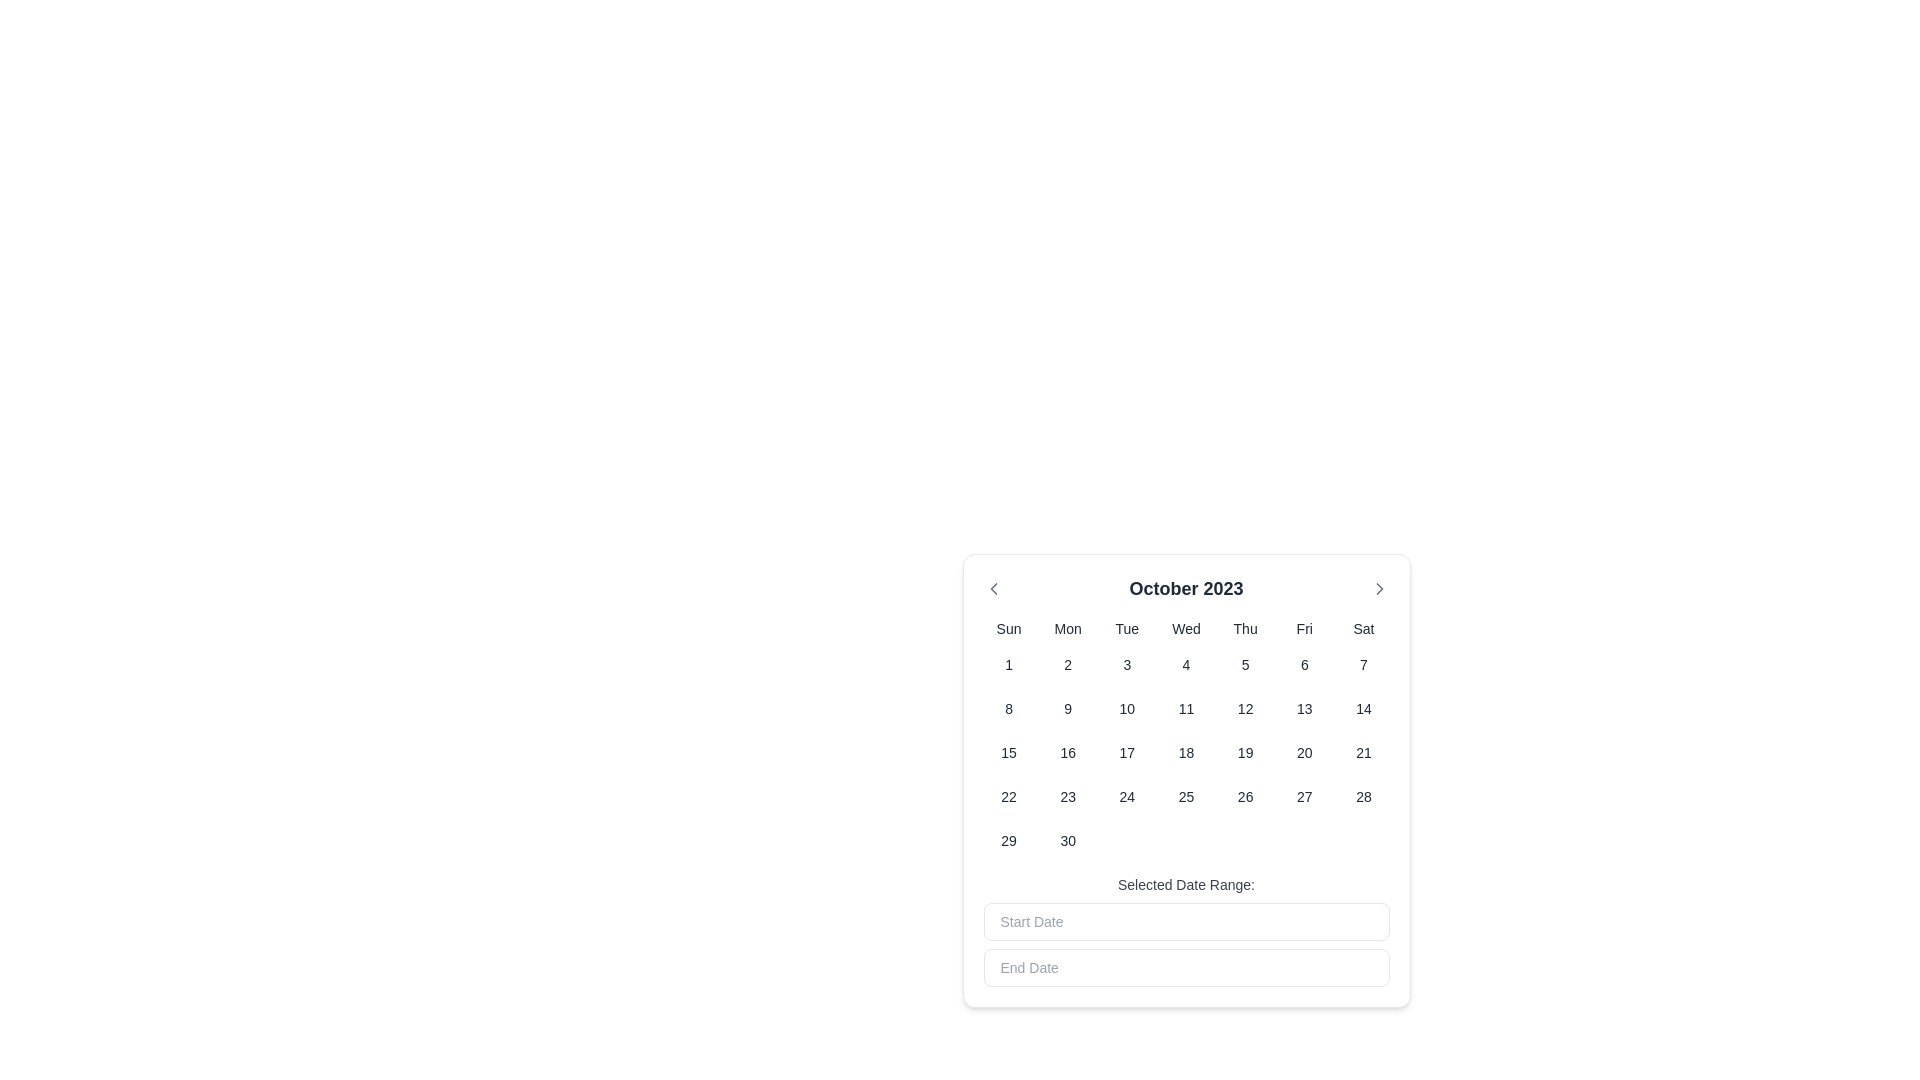 The width and height of the screenshot is (1920, 1080). I want to click on the text label indicating 'Tuesday' in the calendar header, which is positioned between 'Mon' and 'Wed', so click(1127, 627).